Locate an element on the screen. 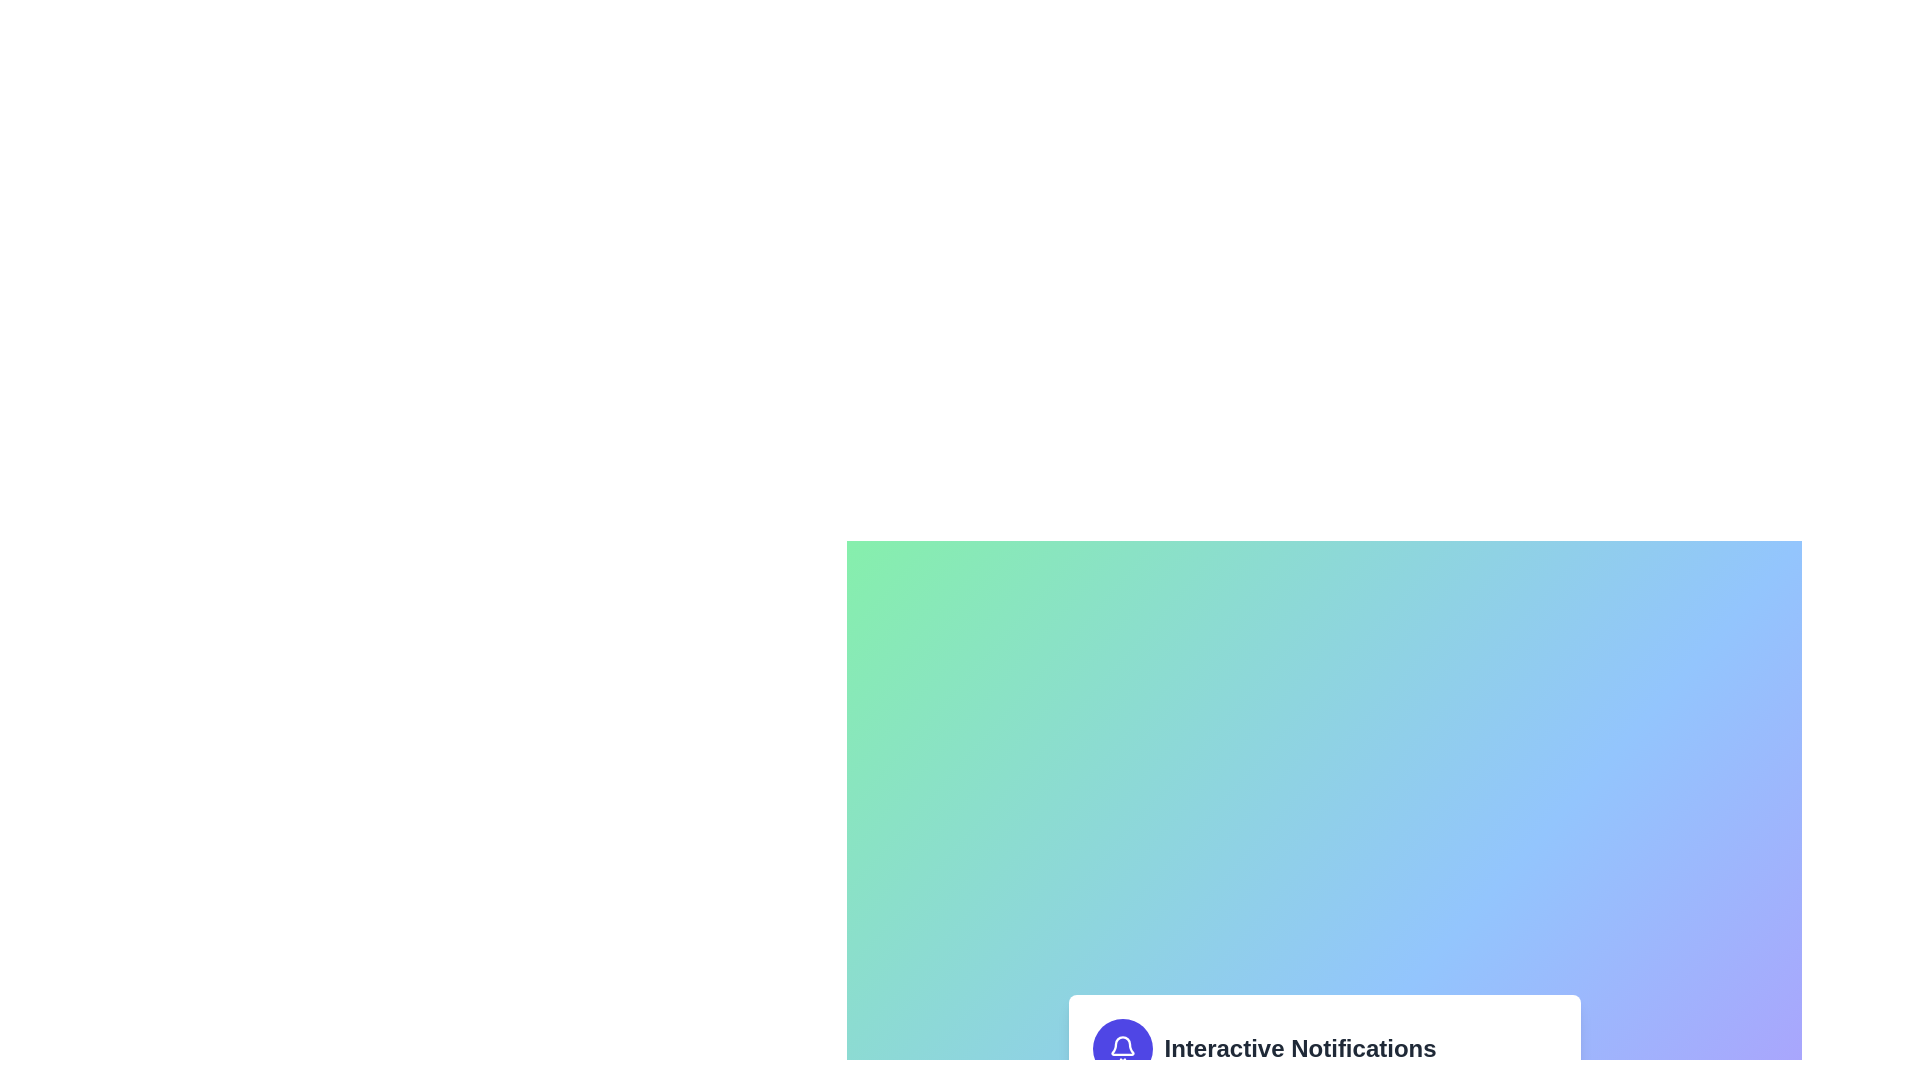 The width and height of the screenshot is (1920, 1080). the bell-shaped notification icon that is located at the center of a rounded button with the text 'Check notifications here!' is located at coordinates (1122, 1048).